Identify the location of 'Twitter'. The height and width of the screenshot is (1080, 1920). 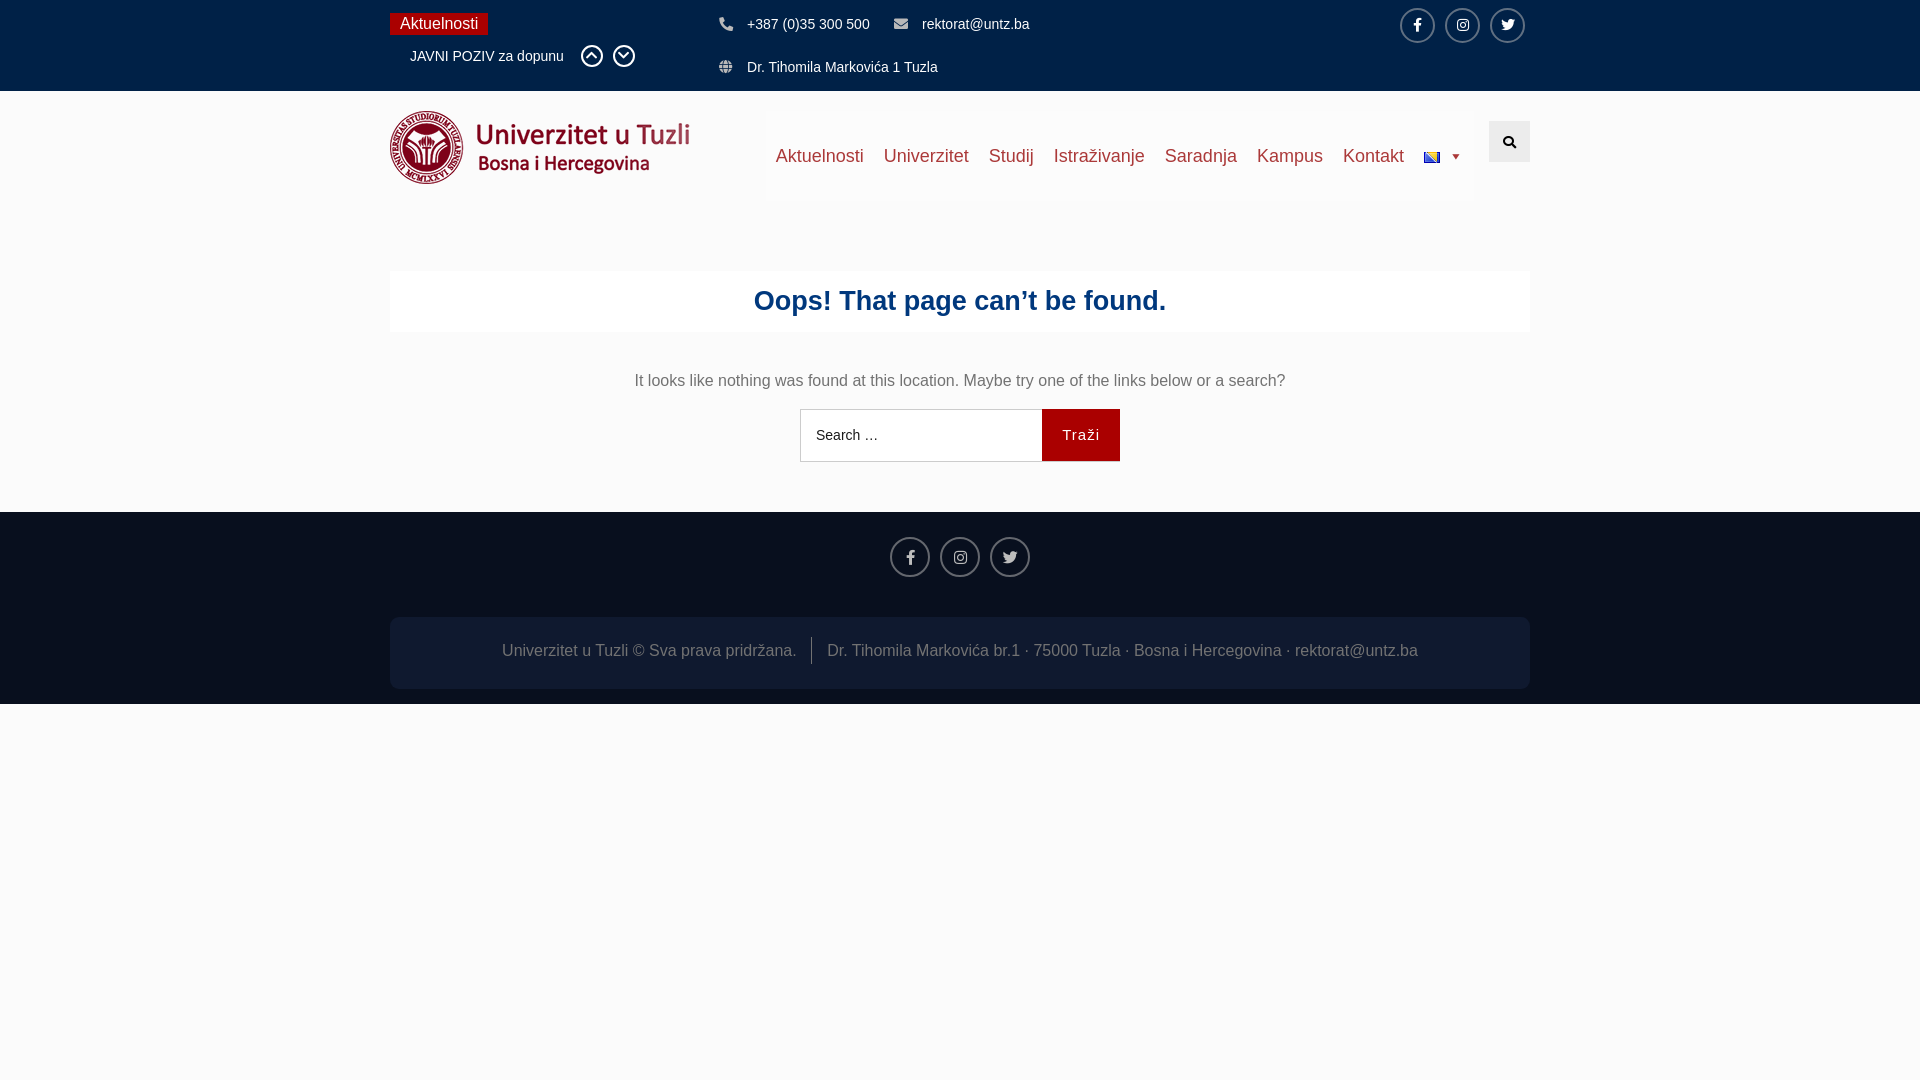
(1507, 25).